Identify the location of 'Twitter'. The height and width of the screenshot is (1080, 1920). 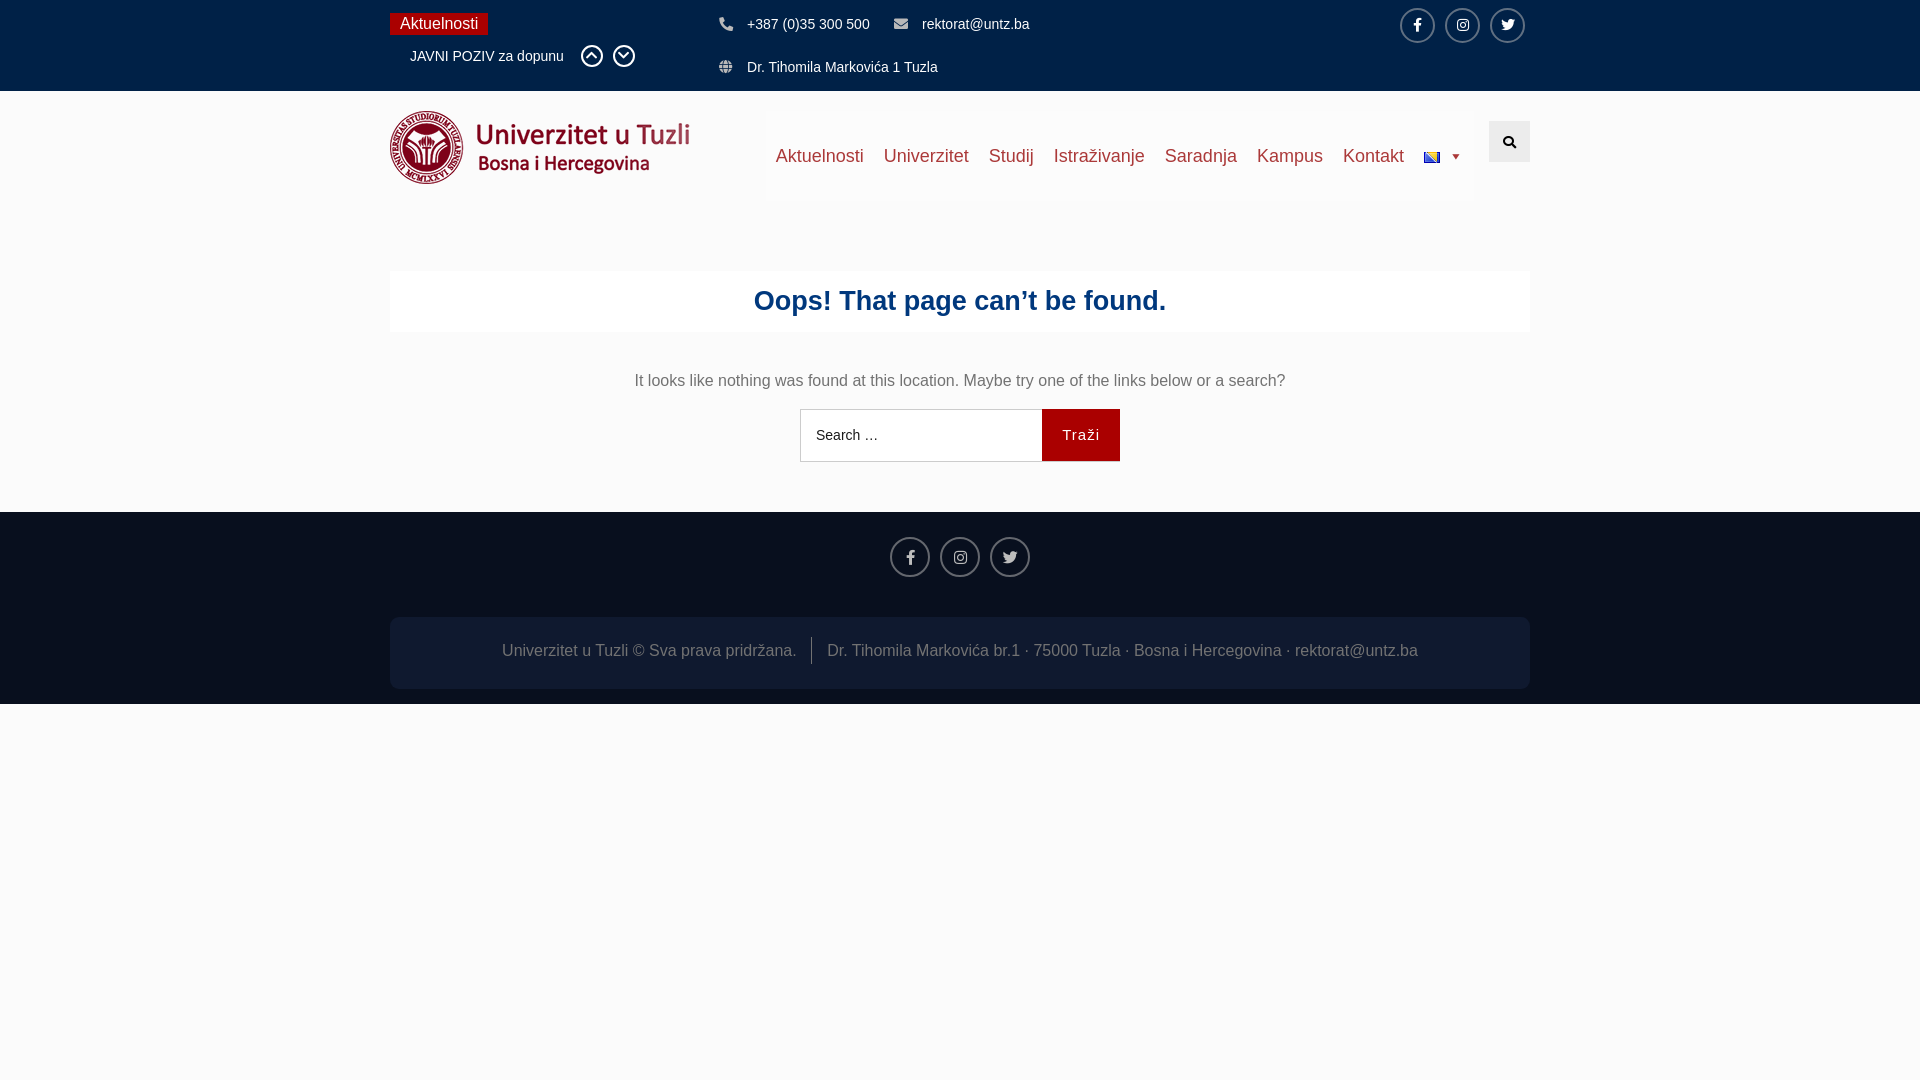
(1507, 25).